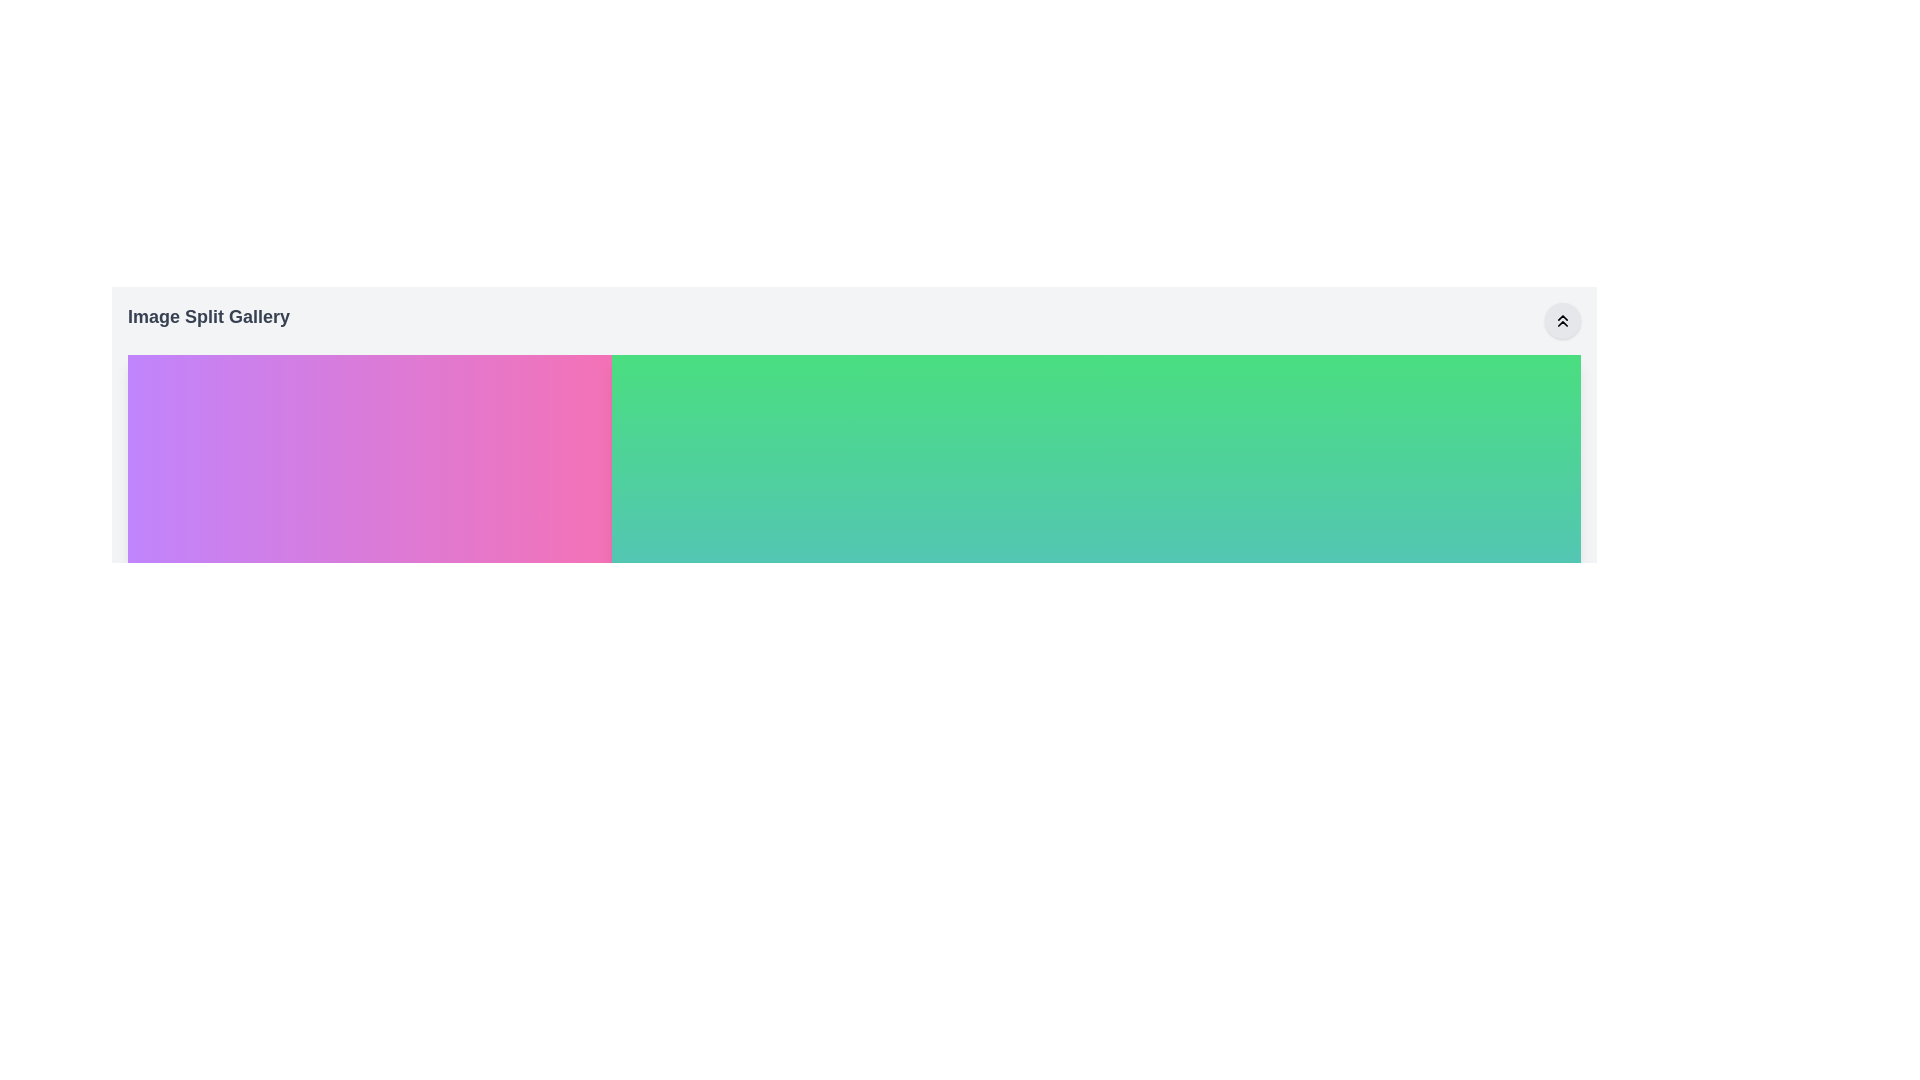  What do you see at coordinates (209, 319) in the screenshot?
I see `the Text label that serves as a header for the gallery feature, positioned to the left of a round button with a chevron icon` at bounding box center [209, 319].